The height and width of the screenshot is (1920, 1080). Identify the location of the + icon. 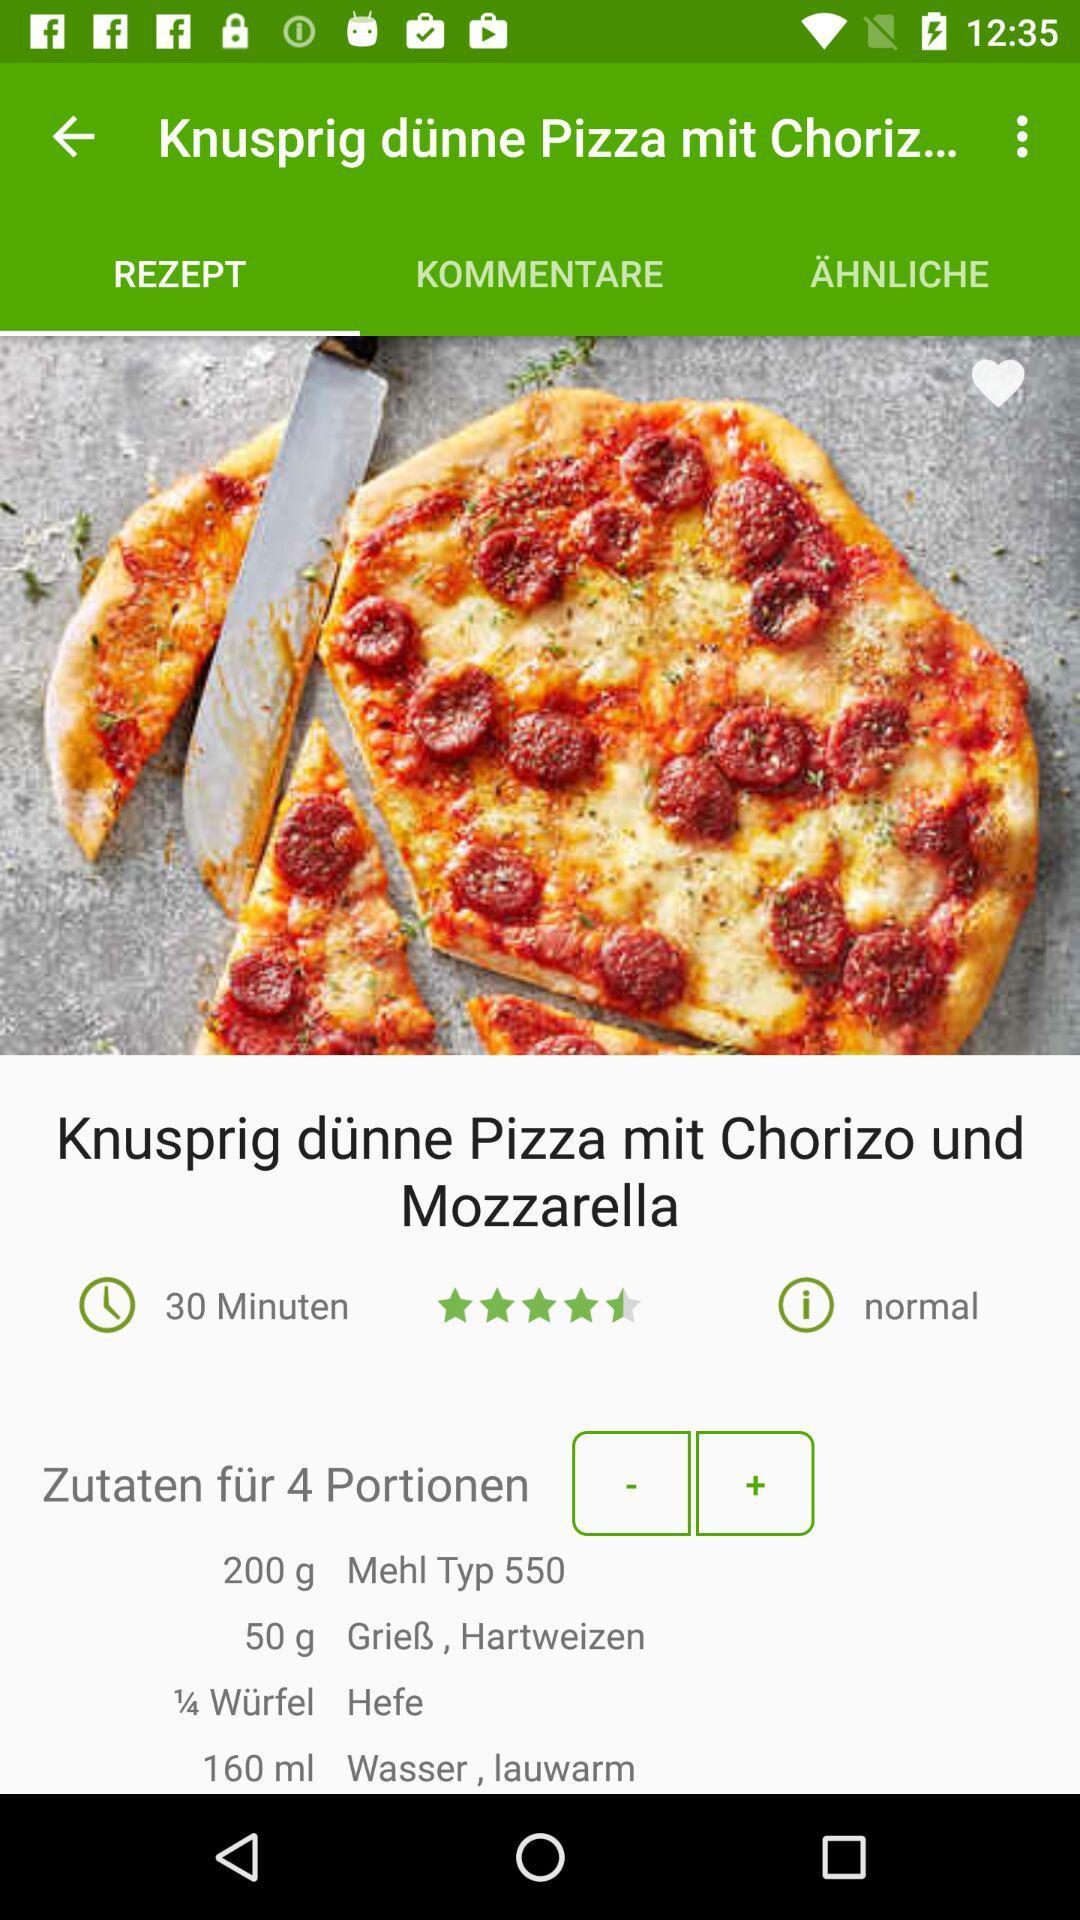
(755, 1483).